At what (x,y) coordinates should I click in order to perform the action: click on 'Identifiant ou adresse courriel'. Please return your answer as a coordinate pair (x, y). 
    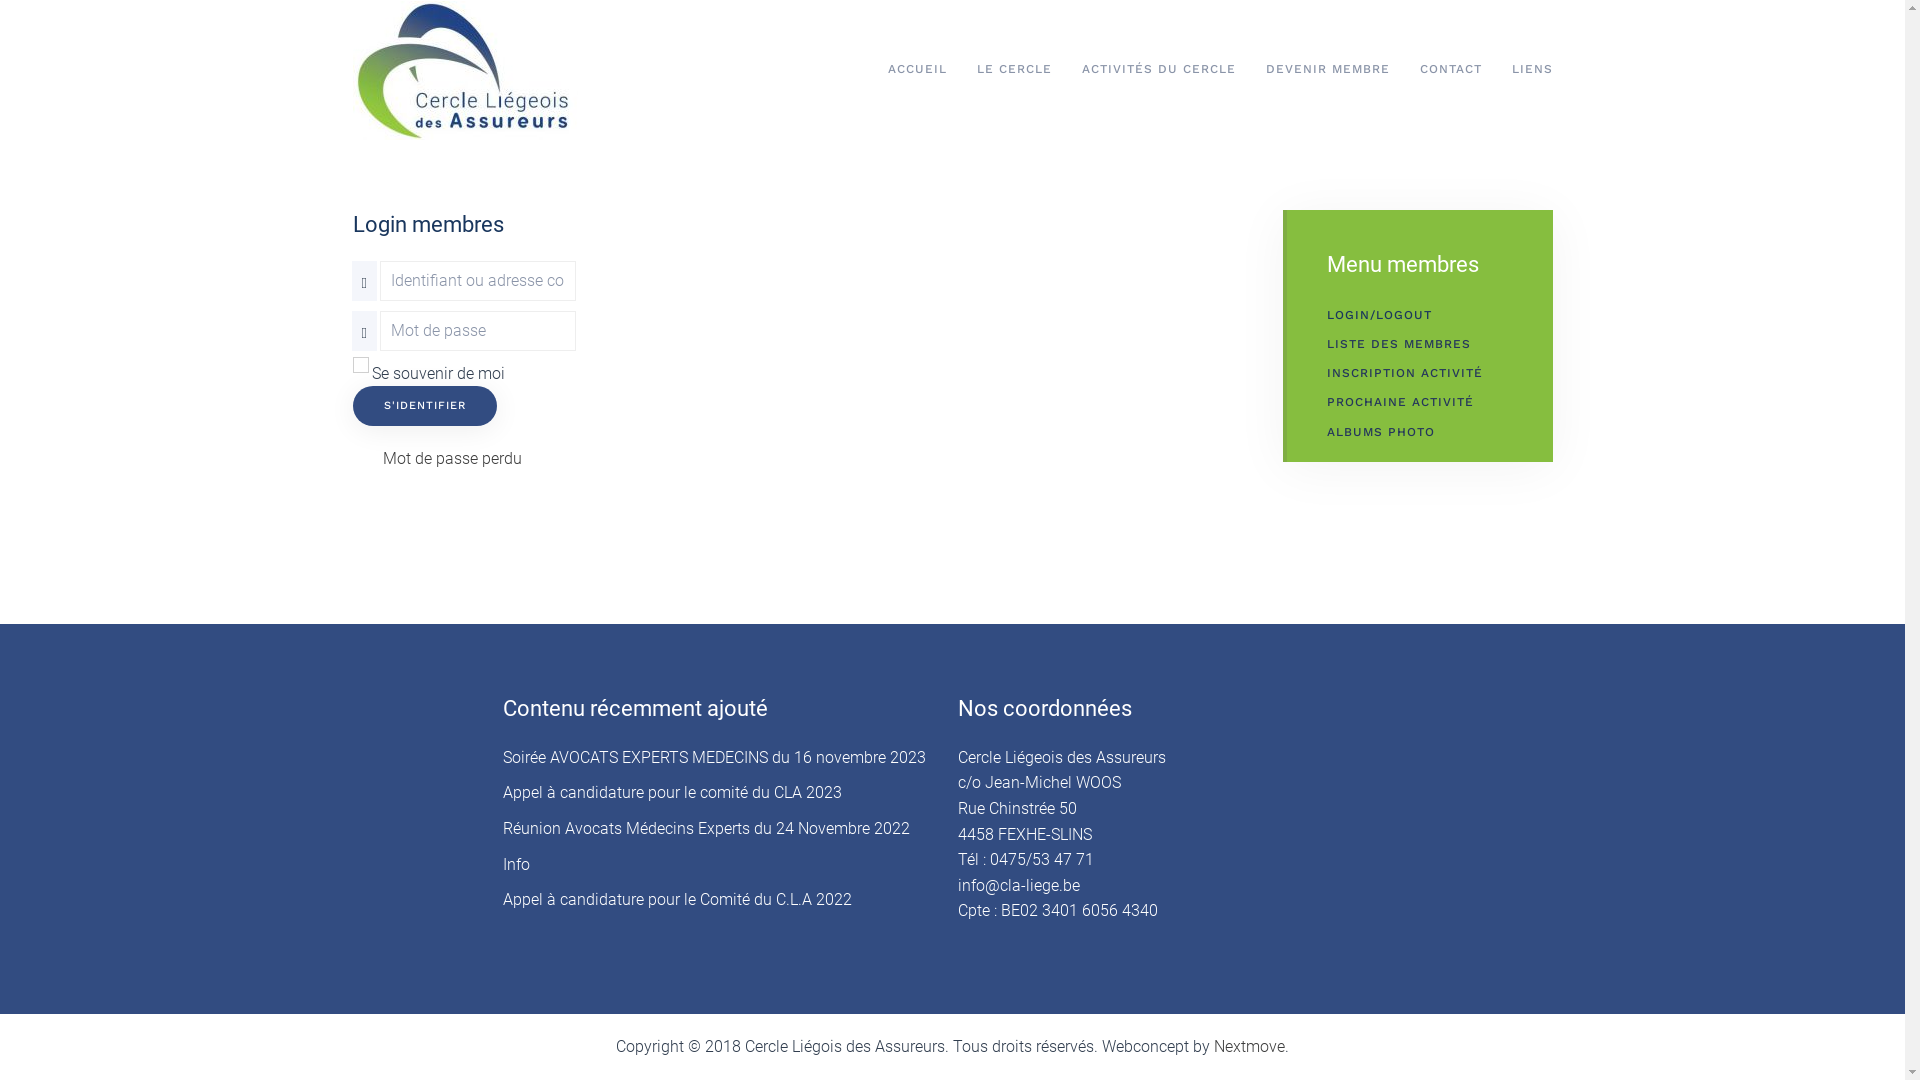
    Looking at the image, I should click on (364, 283).